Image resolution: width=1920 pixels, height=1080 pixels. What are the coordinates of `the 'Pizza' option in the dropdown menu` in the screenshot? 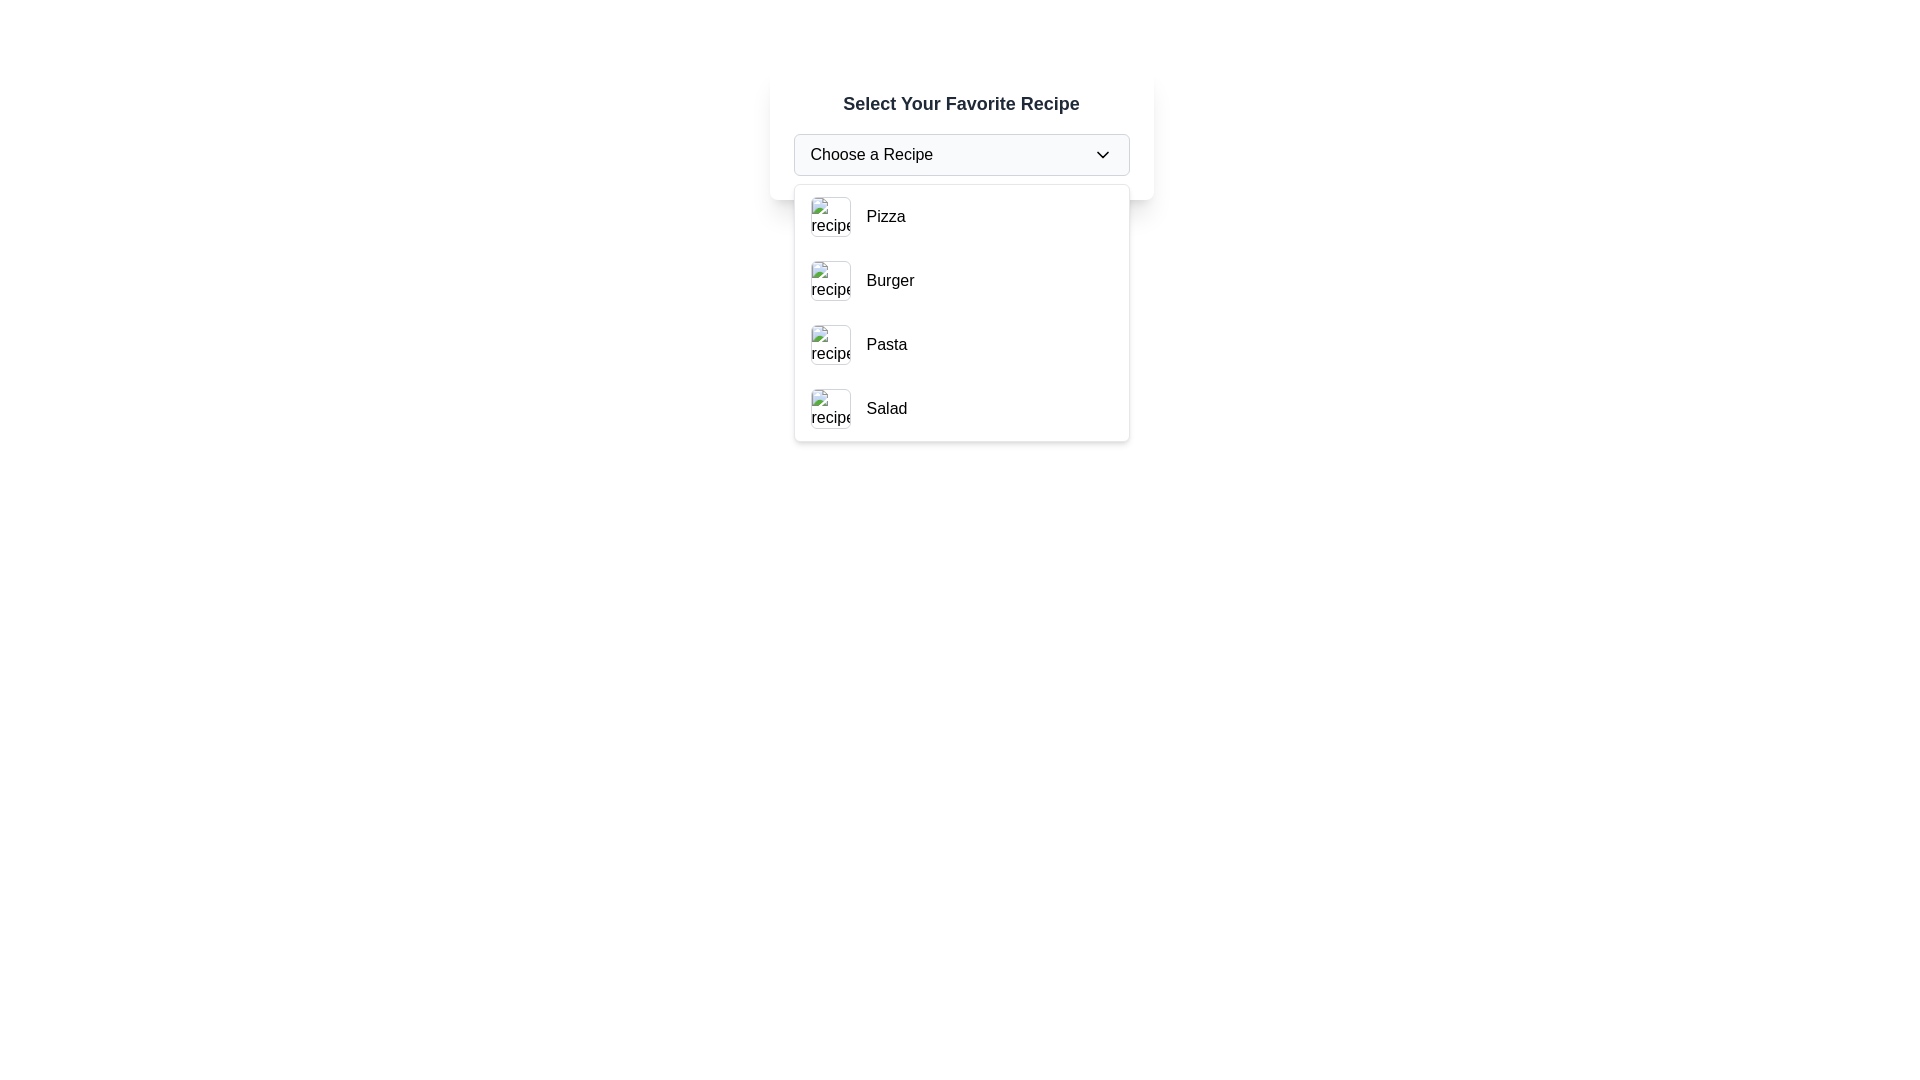 It's located at (885, 216).